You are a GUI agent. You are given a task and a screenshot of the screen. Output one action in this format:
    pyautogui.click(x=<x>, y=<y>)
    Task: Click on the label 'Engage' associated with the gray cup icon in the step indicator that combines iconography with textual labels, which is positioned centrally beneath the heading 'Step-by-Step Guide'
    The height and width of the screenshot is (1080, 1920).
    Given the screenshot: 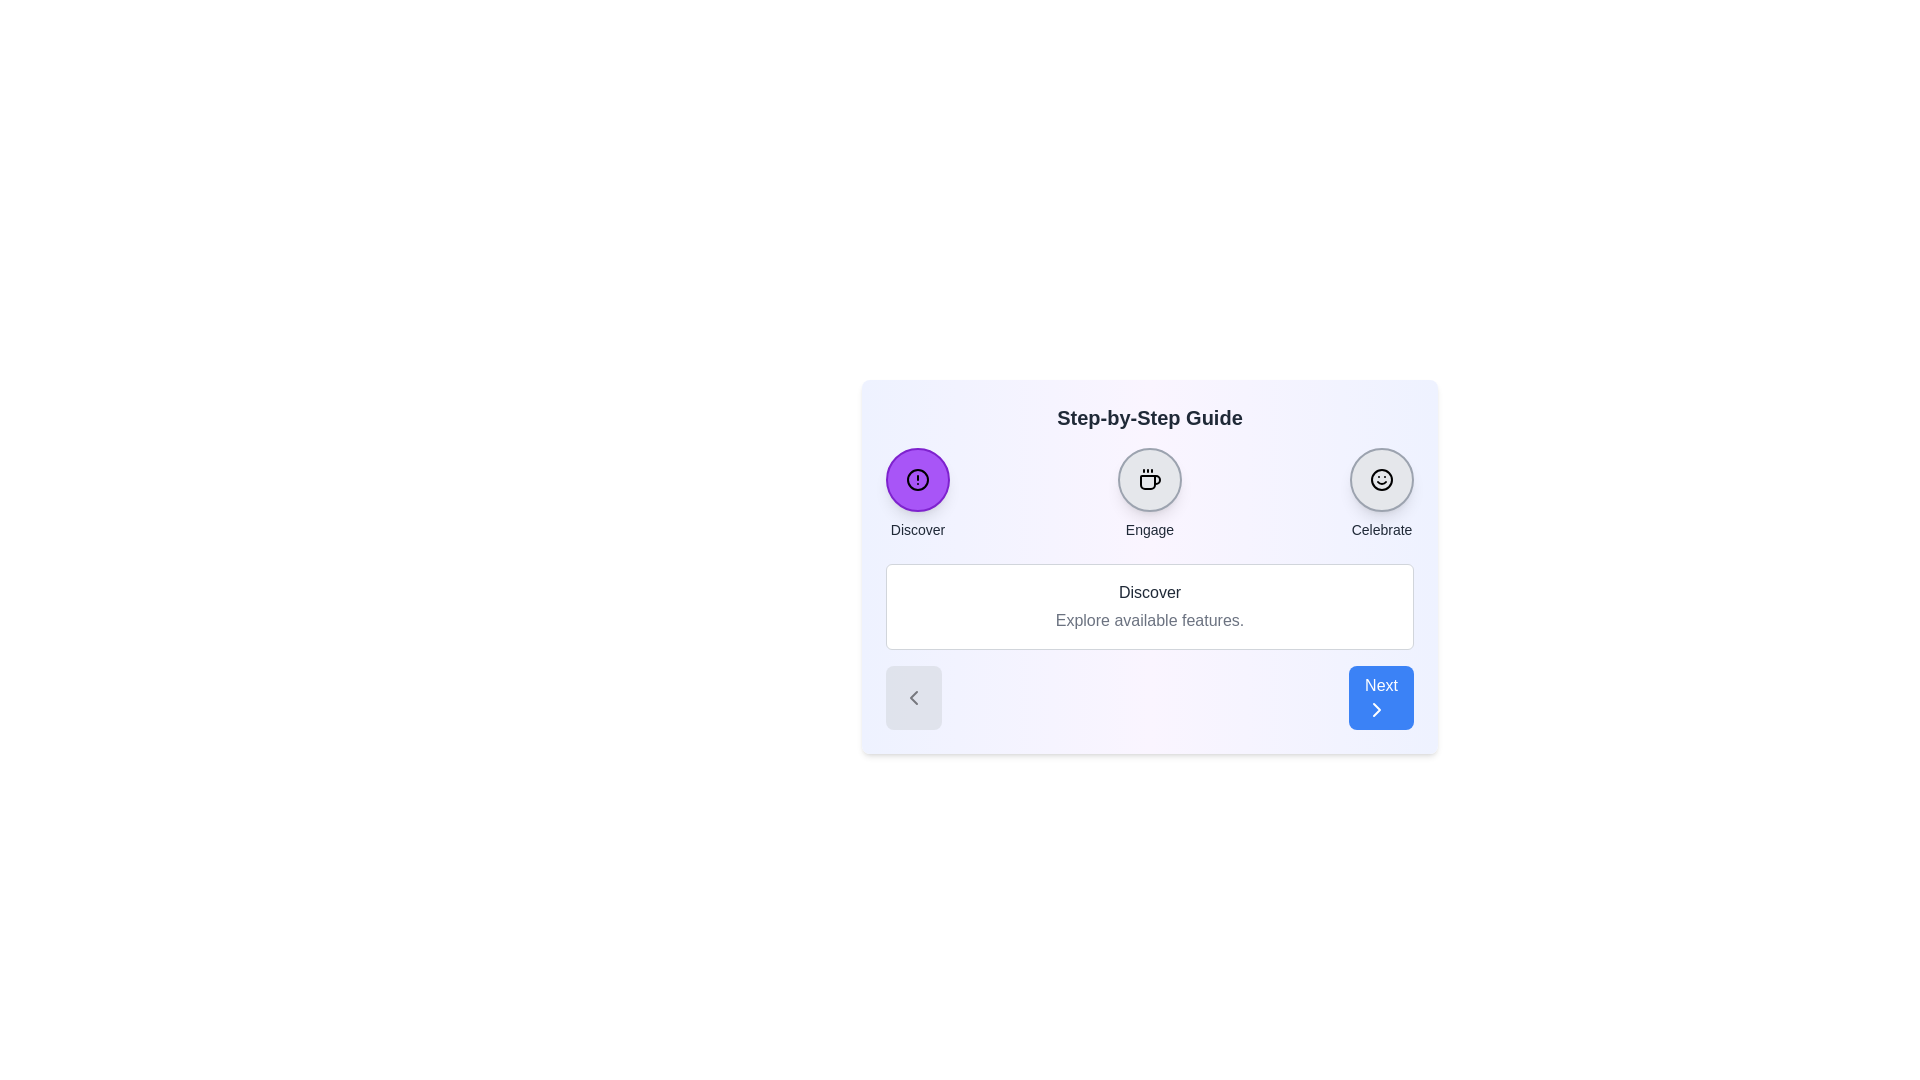 What is the action you would take?
    pyautogui.click(x=1150, y=493)
    